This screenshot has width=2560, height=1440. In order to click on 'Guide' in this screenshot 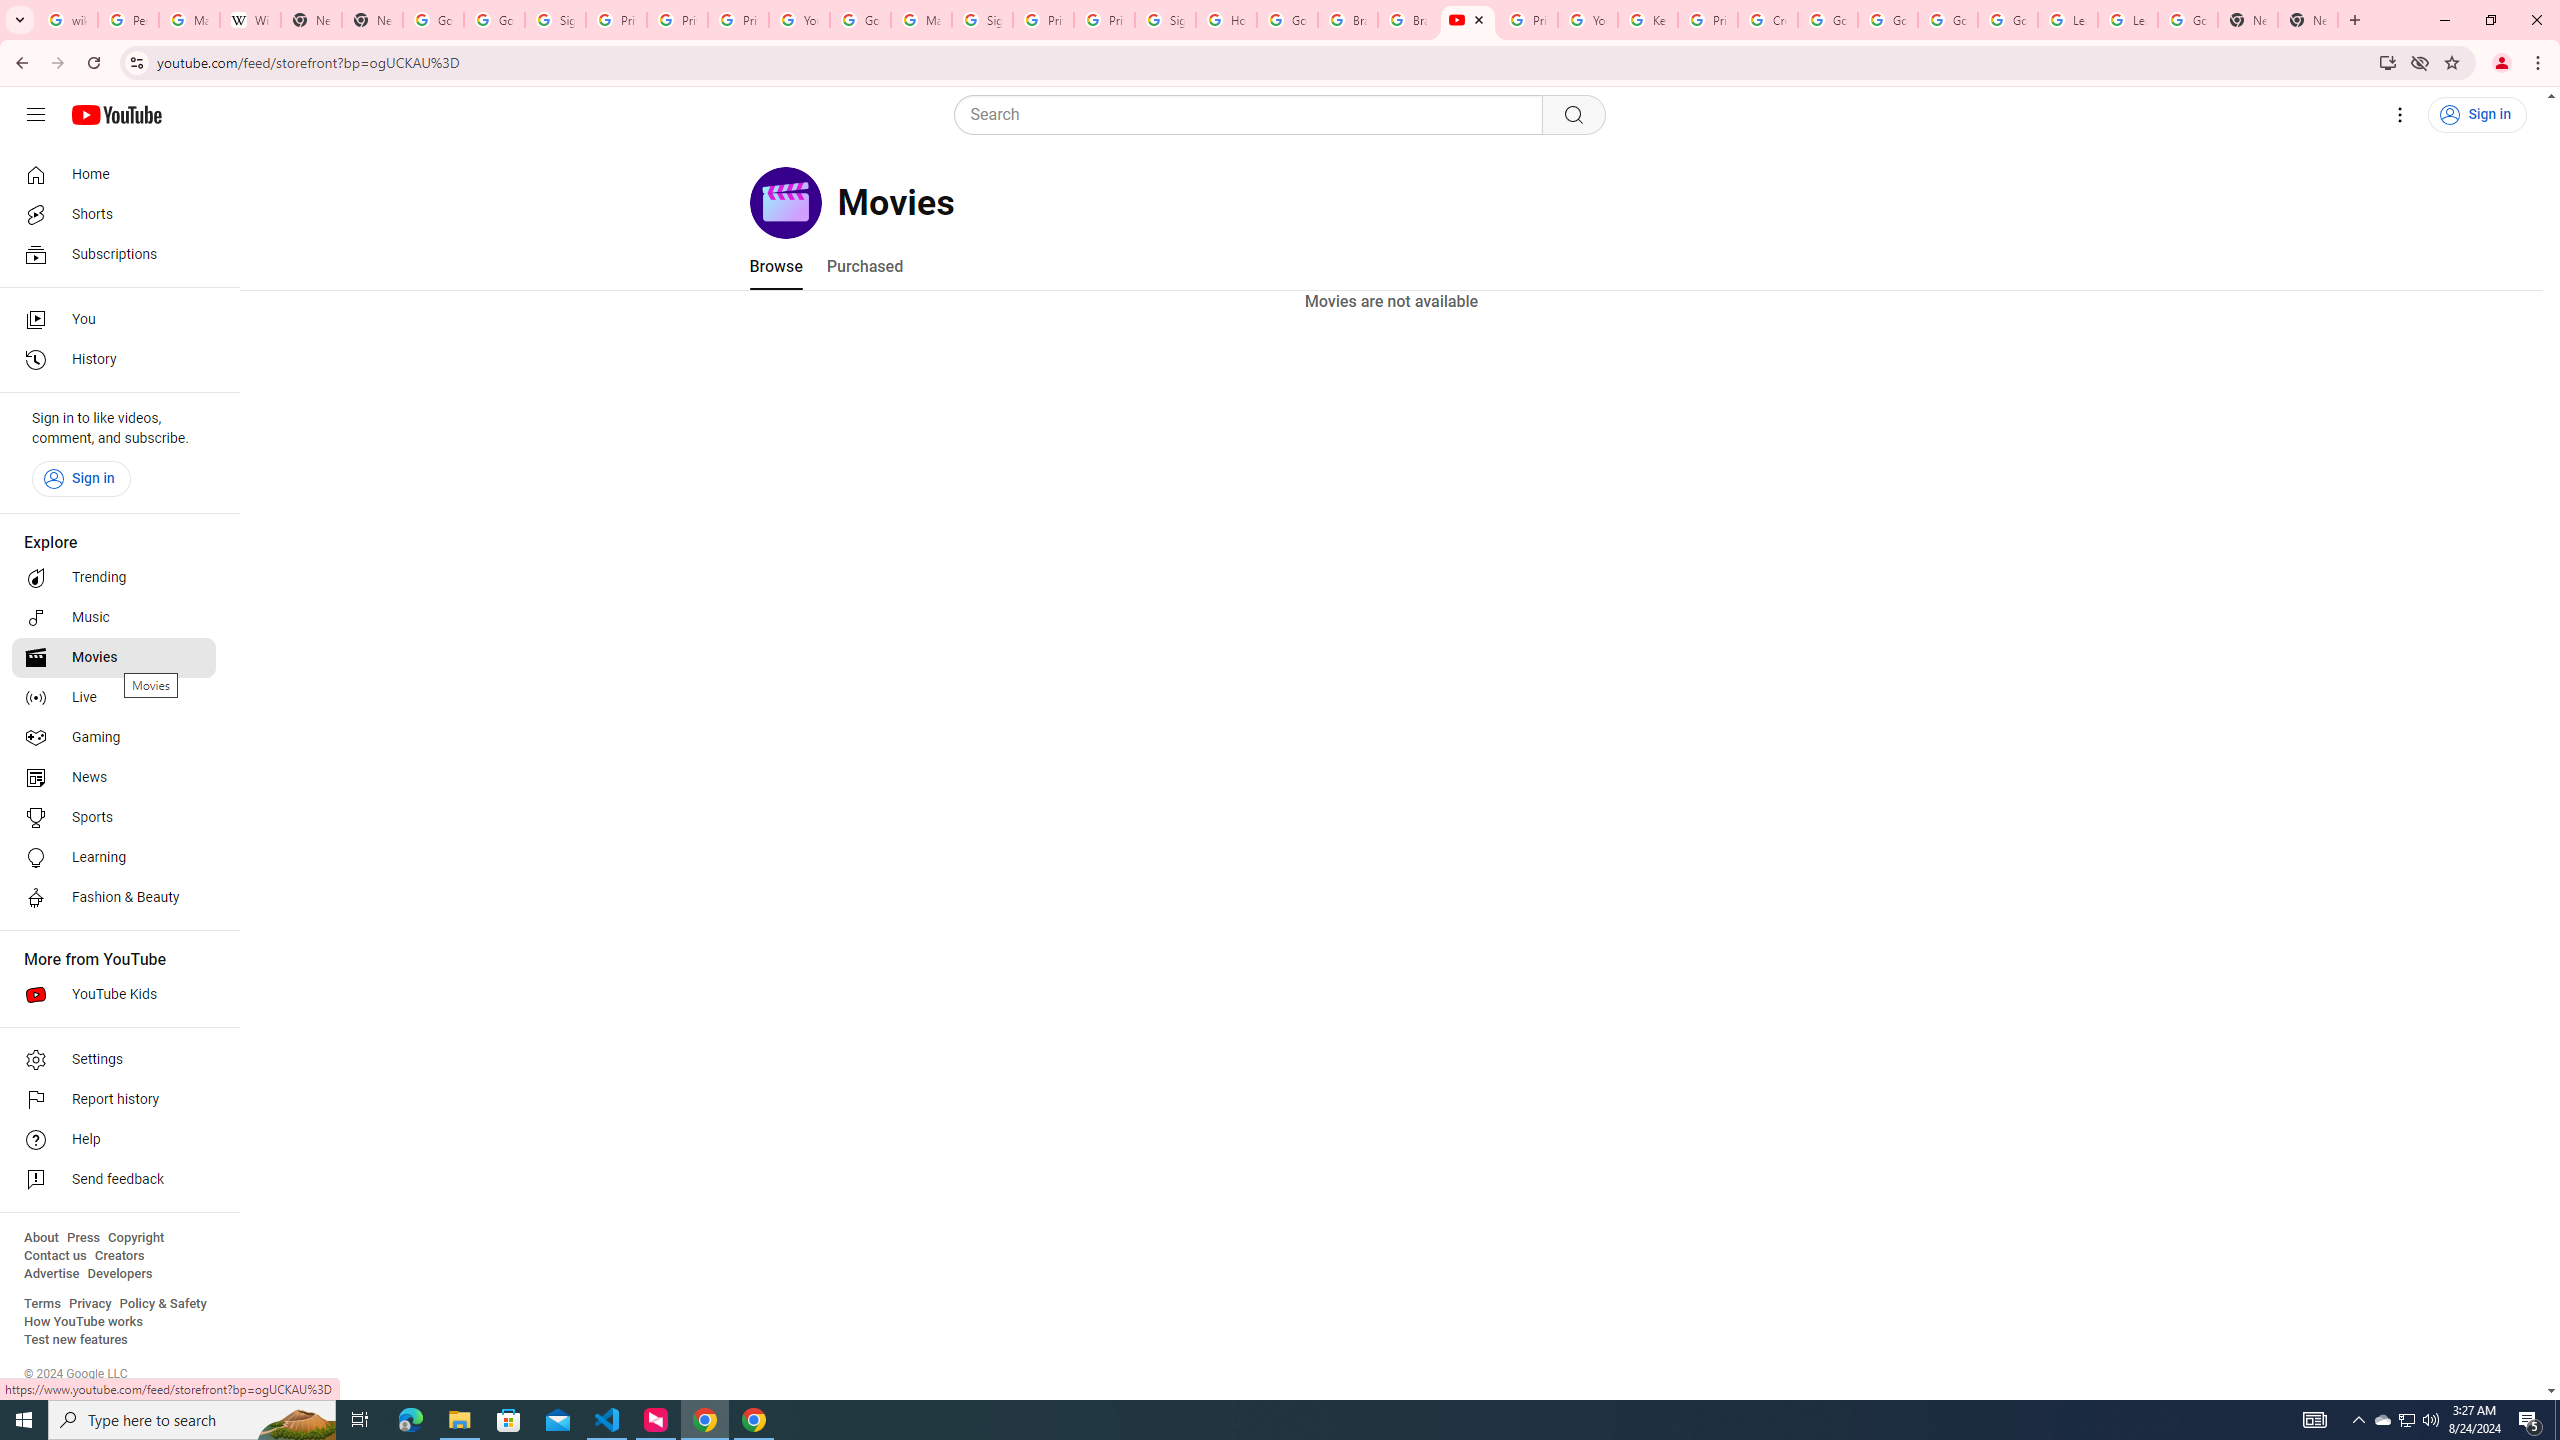, I will do `click(34, 114)`.